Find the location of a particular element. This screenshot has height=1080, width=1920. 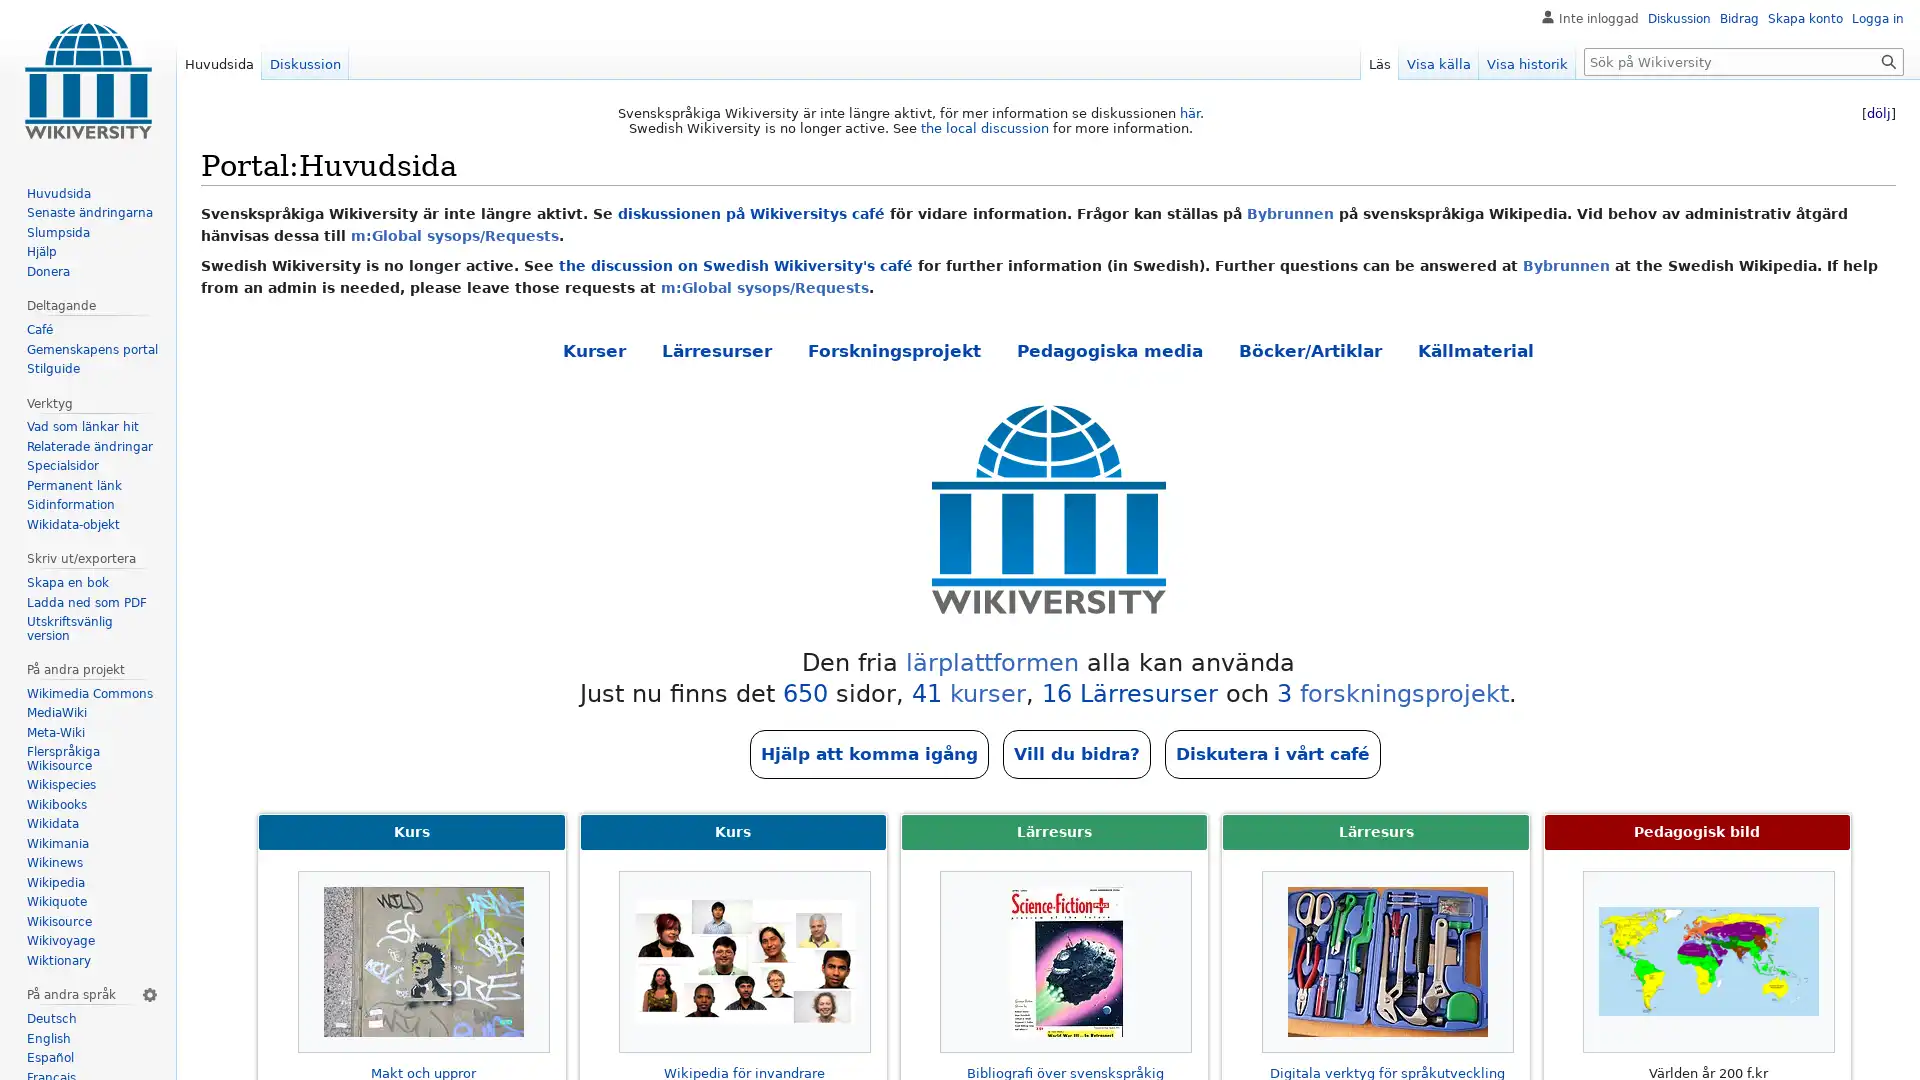

Ga till is located at coordinates (1888, 60).